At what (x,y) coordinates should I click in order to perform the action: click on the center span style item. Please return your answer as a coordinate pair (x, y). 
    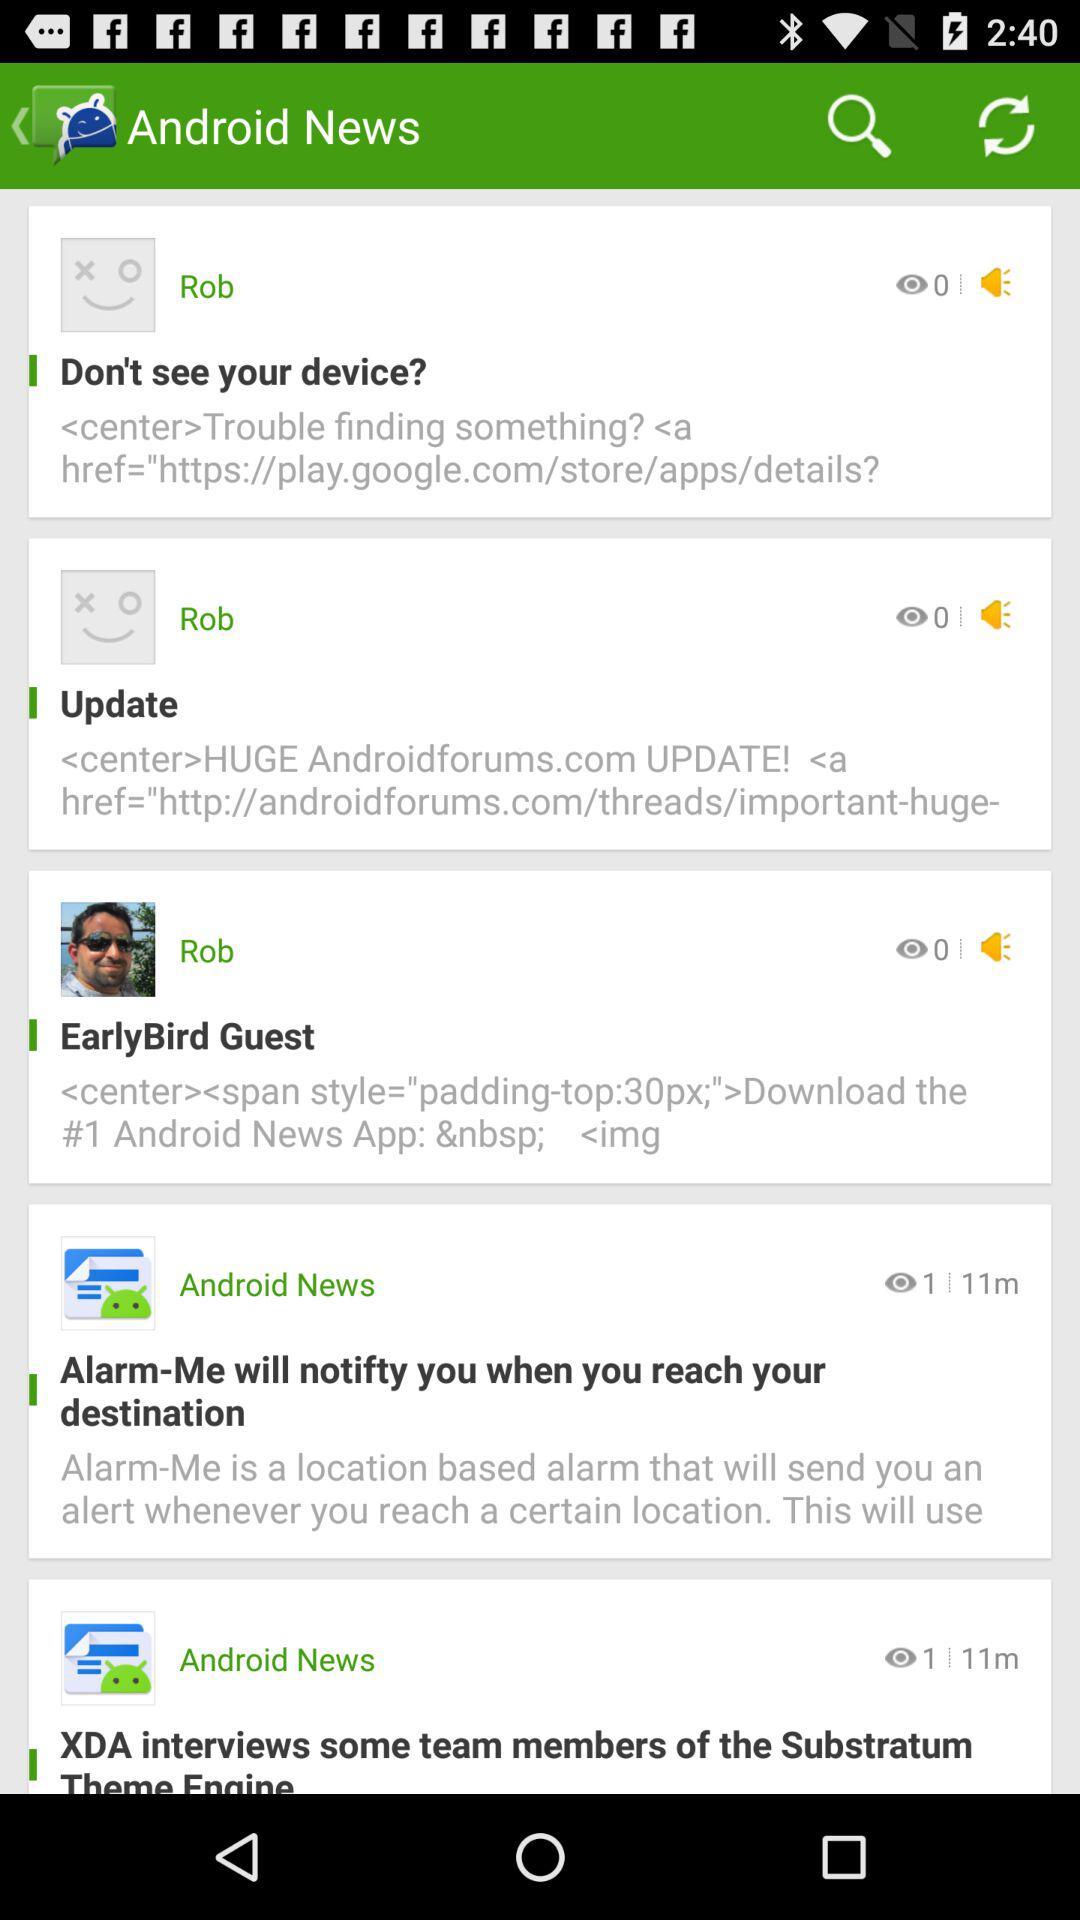
    Looking at the image, I should click on (540, 1124).